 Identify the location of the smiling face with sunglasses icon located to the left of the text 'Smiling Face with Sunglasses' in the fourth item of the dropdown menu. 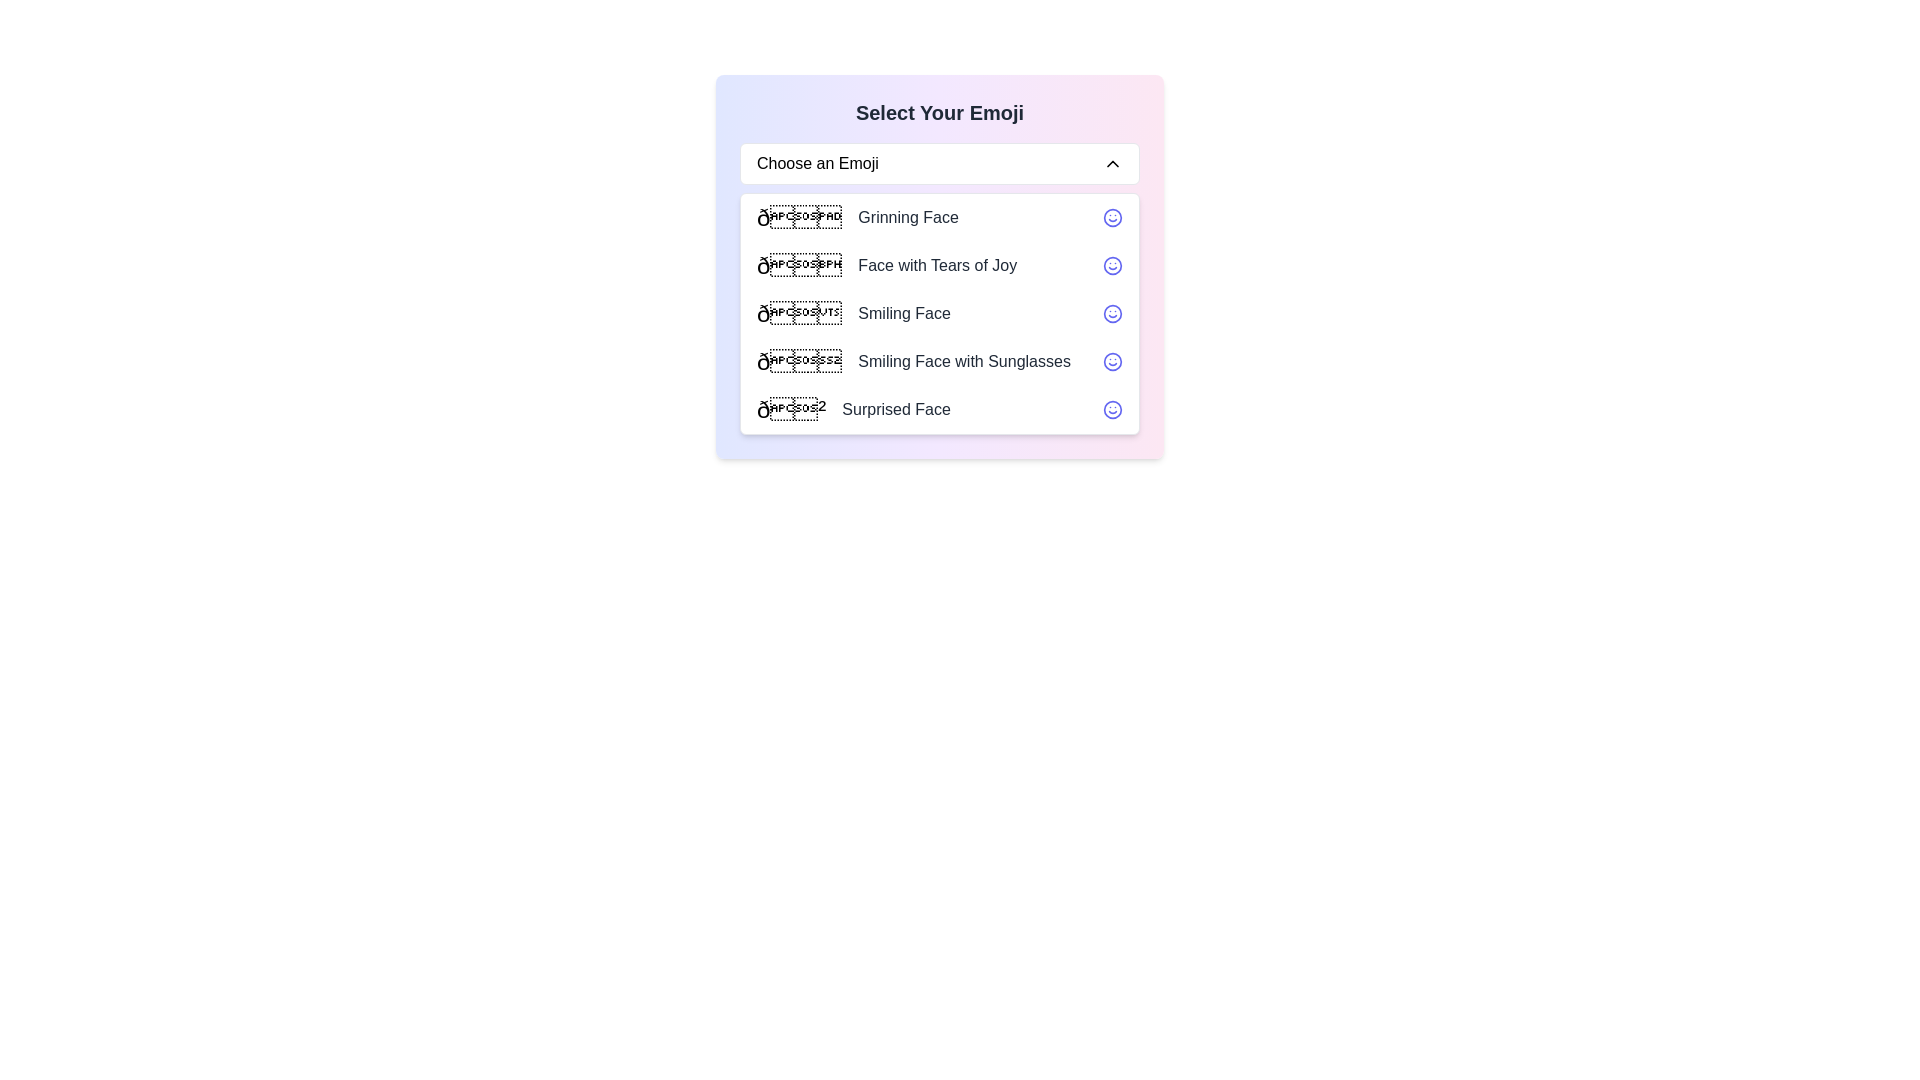
(798, 362).